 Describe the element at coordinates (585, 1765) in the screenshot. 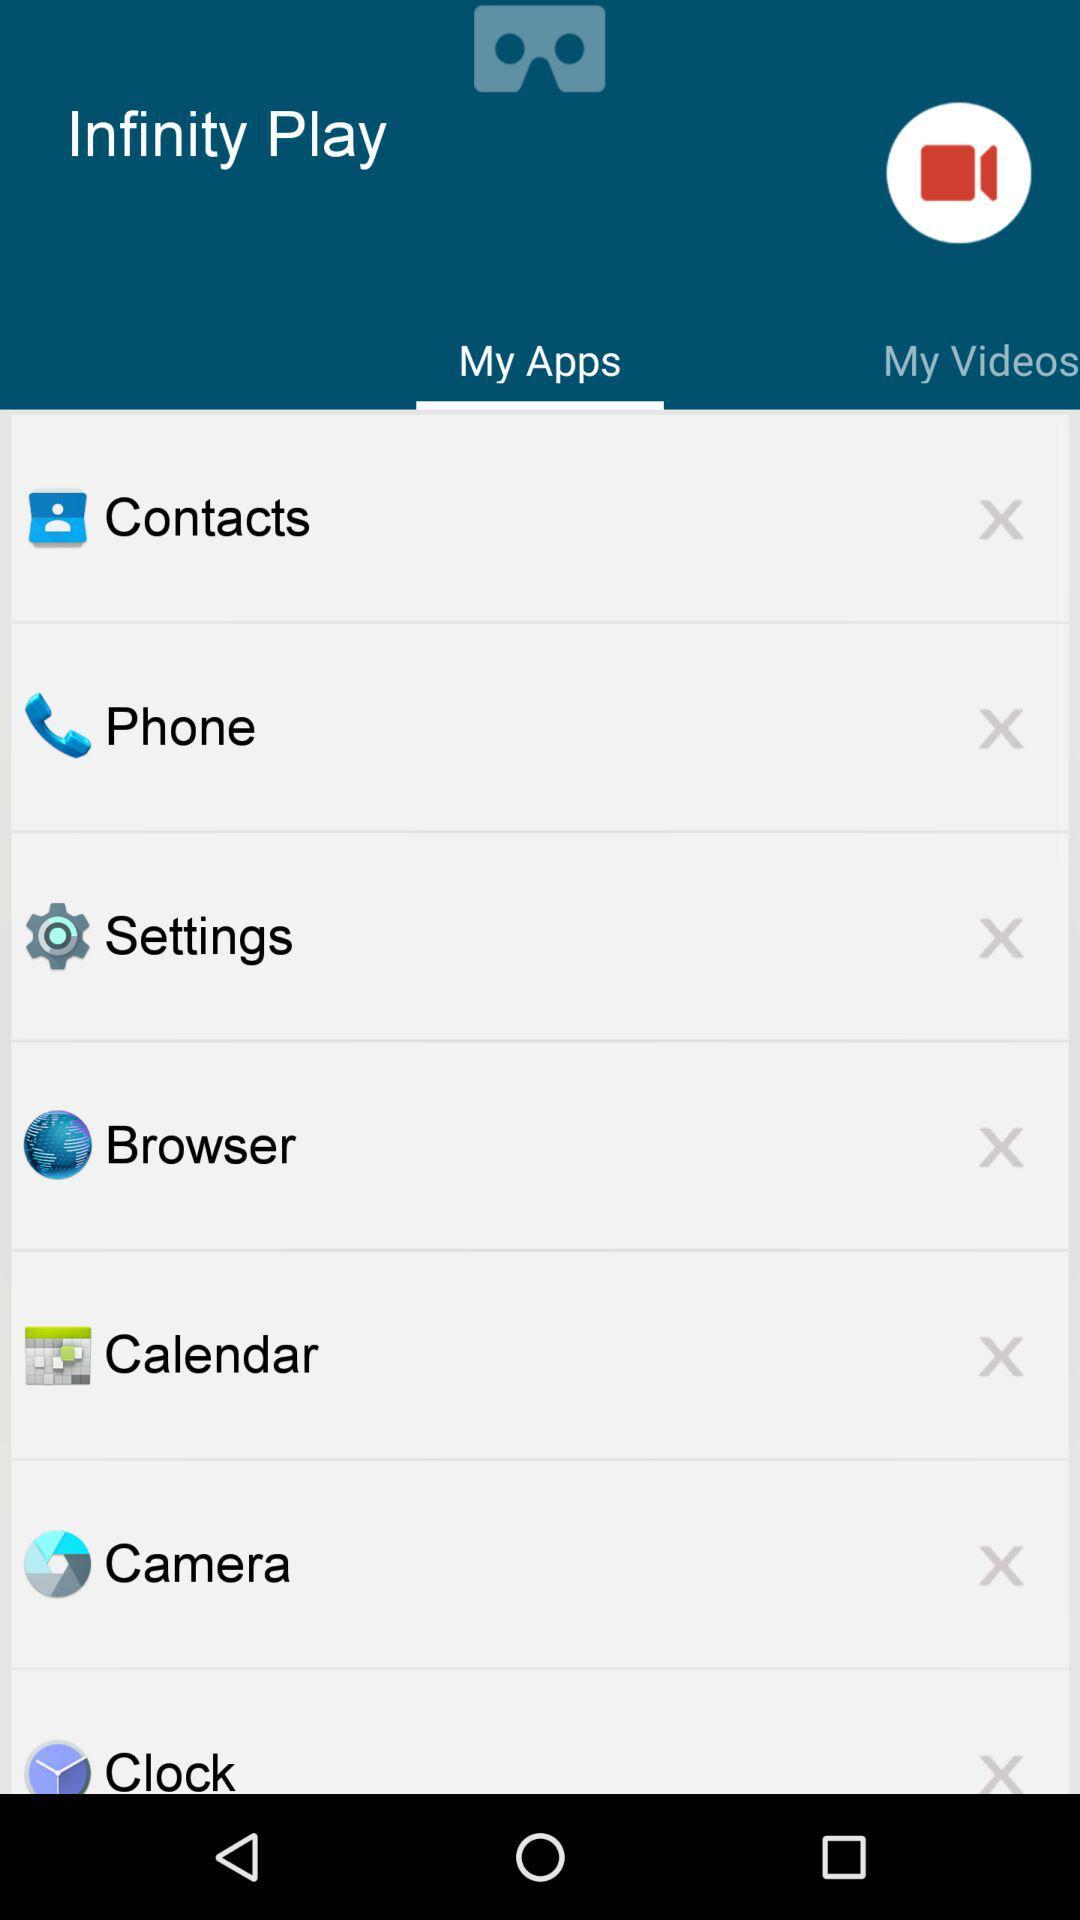

I see `the clock item` at that location.